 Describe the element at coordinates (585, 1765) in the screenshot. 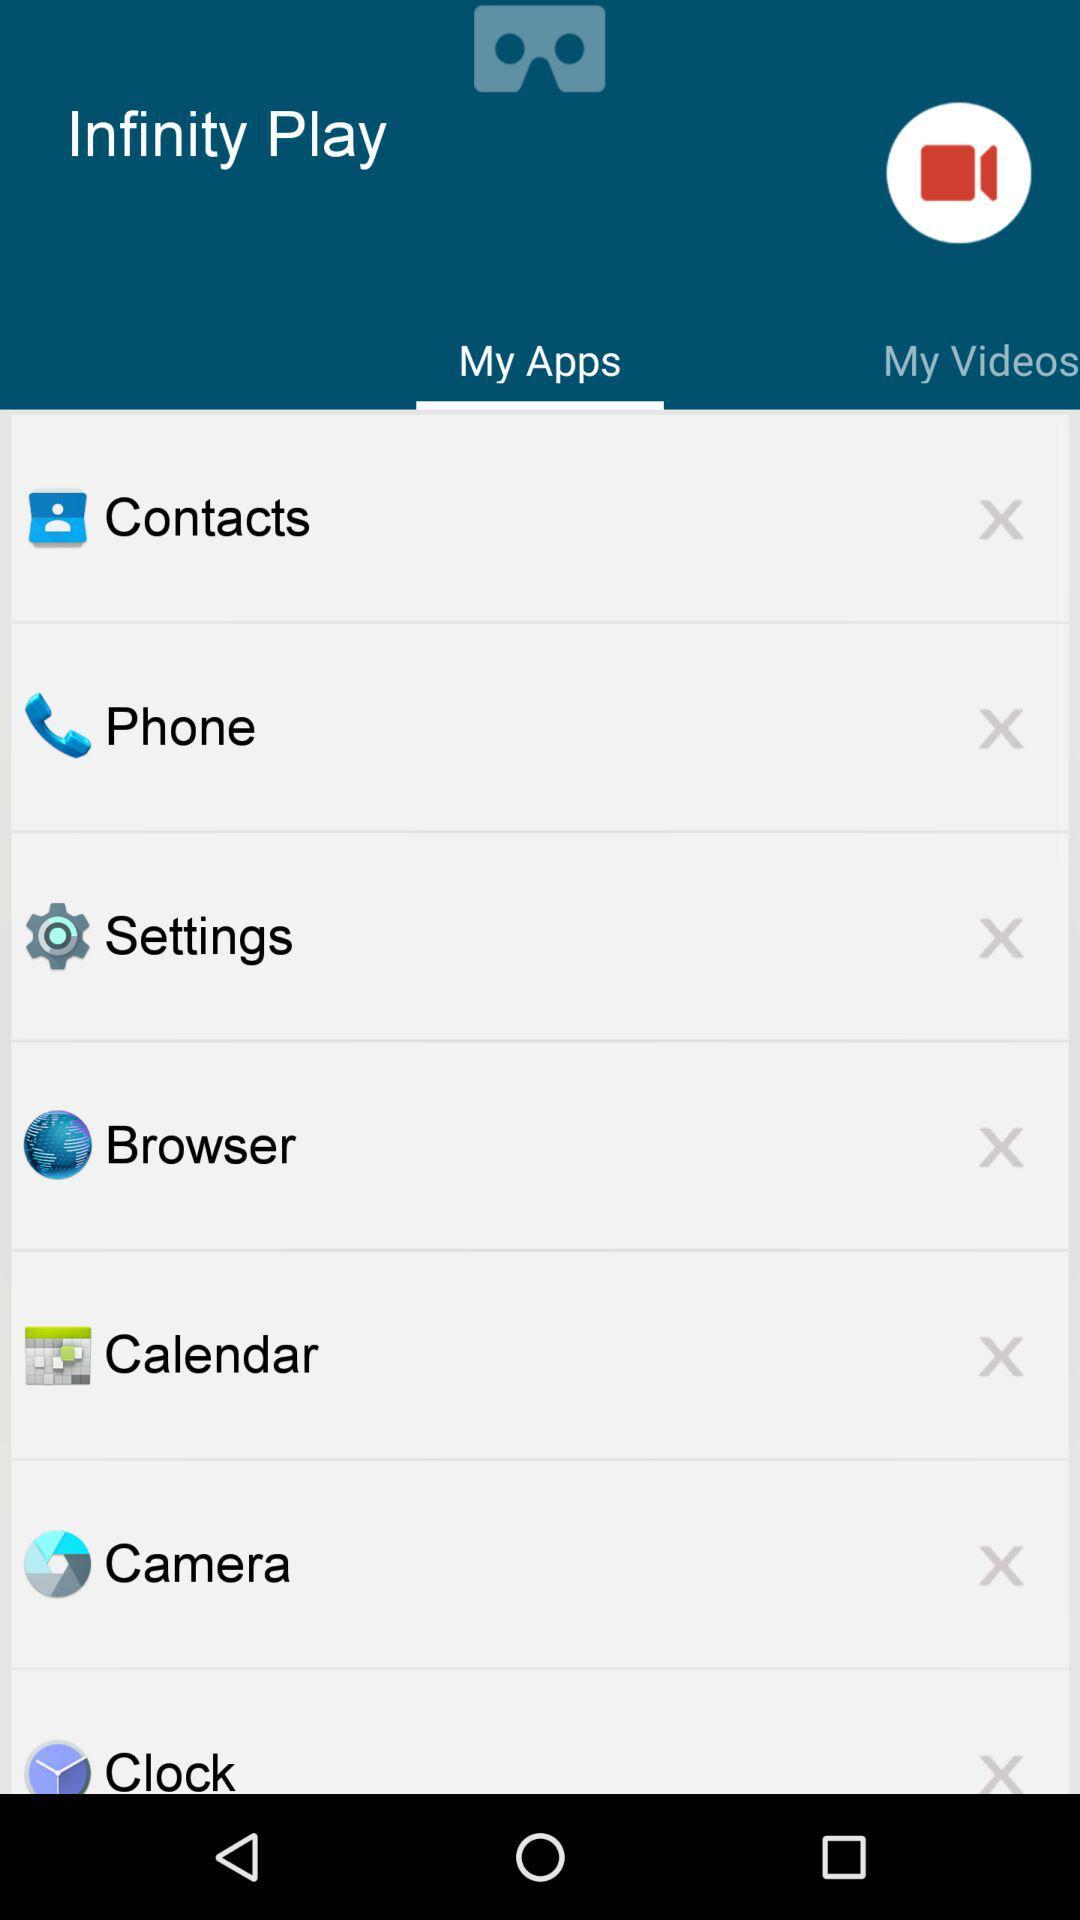

I see `the clock item` at that location.